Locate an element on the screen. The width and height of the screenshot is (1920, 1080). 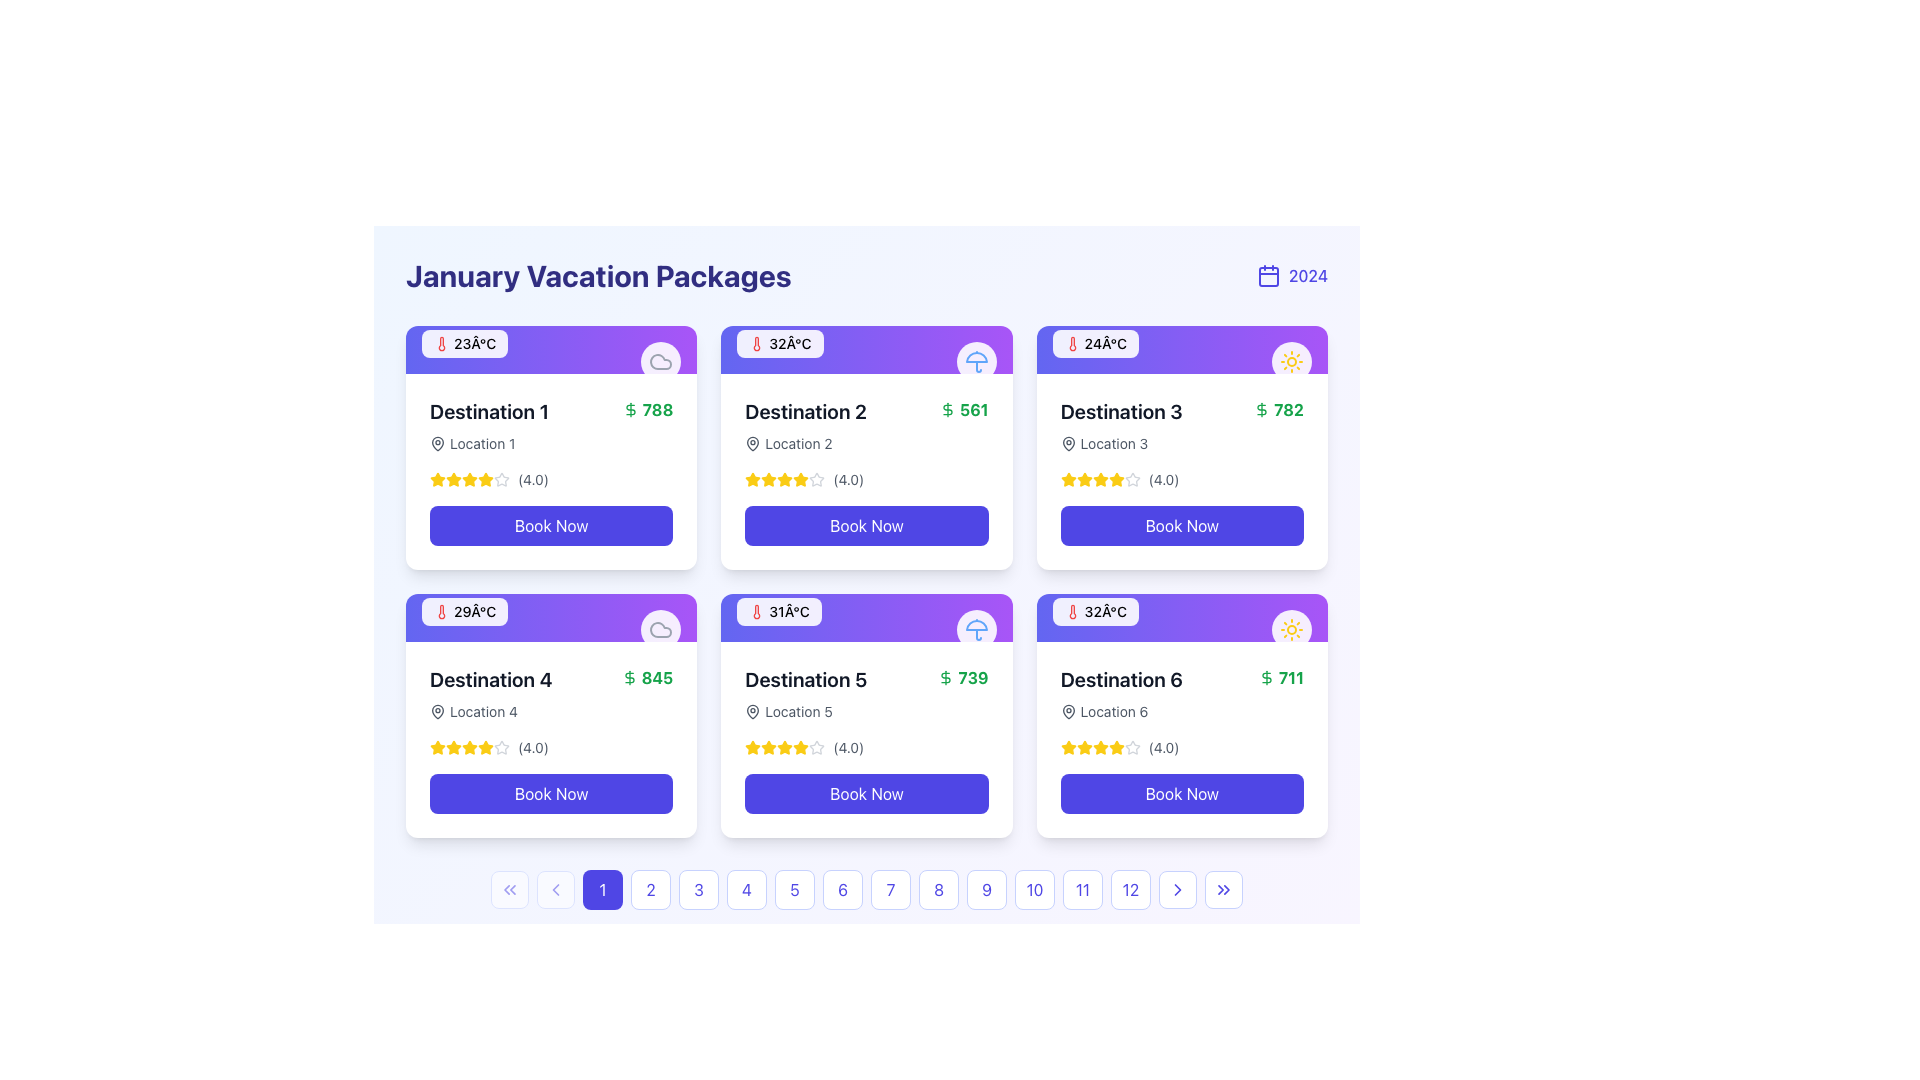
the pagination button labeled '9', which is located between buttons '8' and '10' is located at coordinates (987, 889).